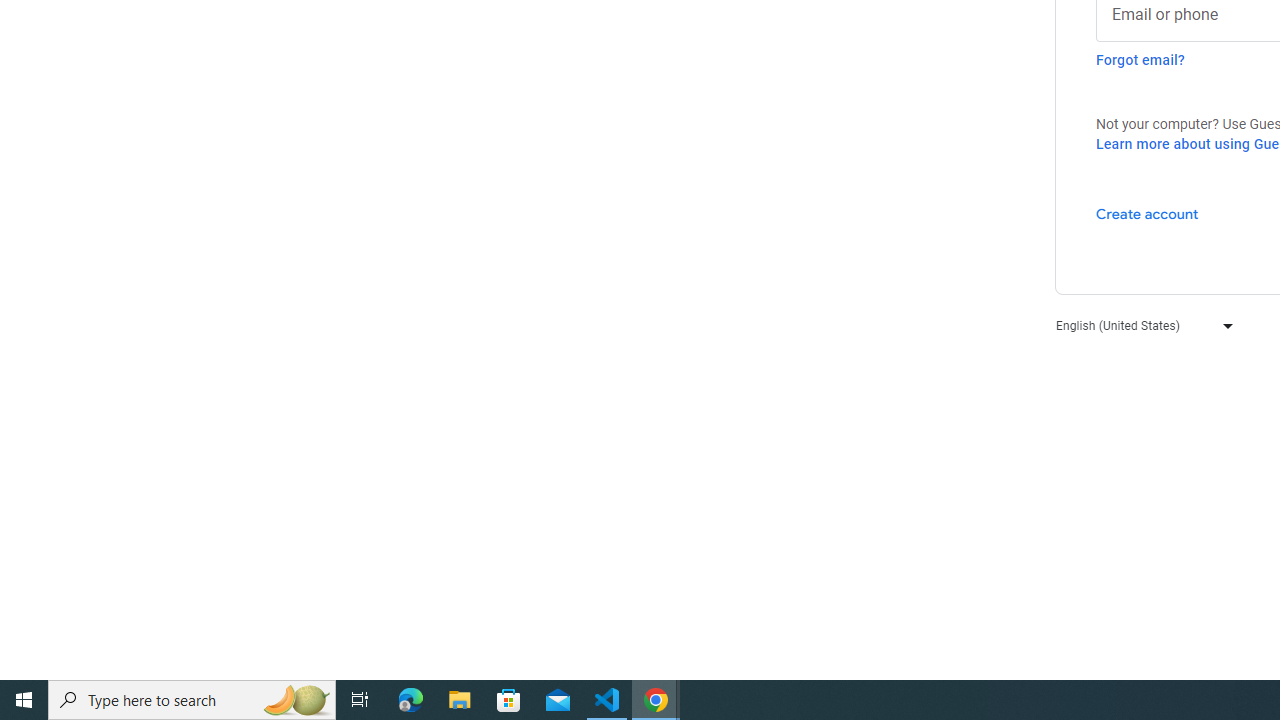 This screenshot has width=1280, height=720. What do you see at coordinates (1139, 324) in the screenshot?
I see `'English (United States)'` at bounding box center [1139, 324].